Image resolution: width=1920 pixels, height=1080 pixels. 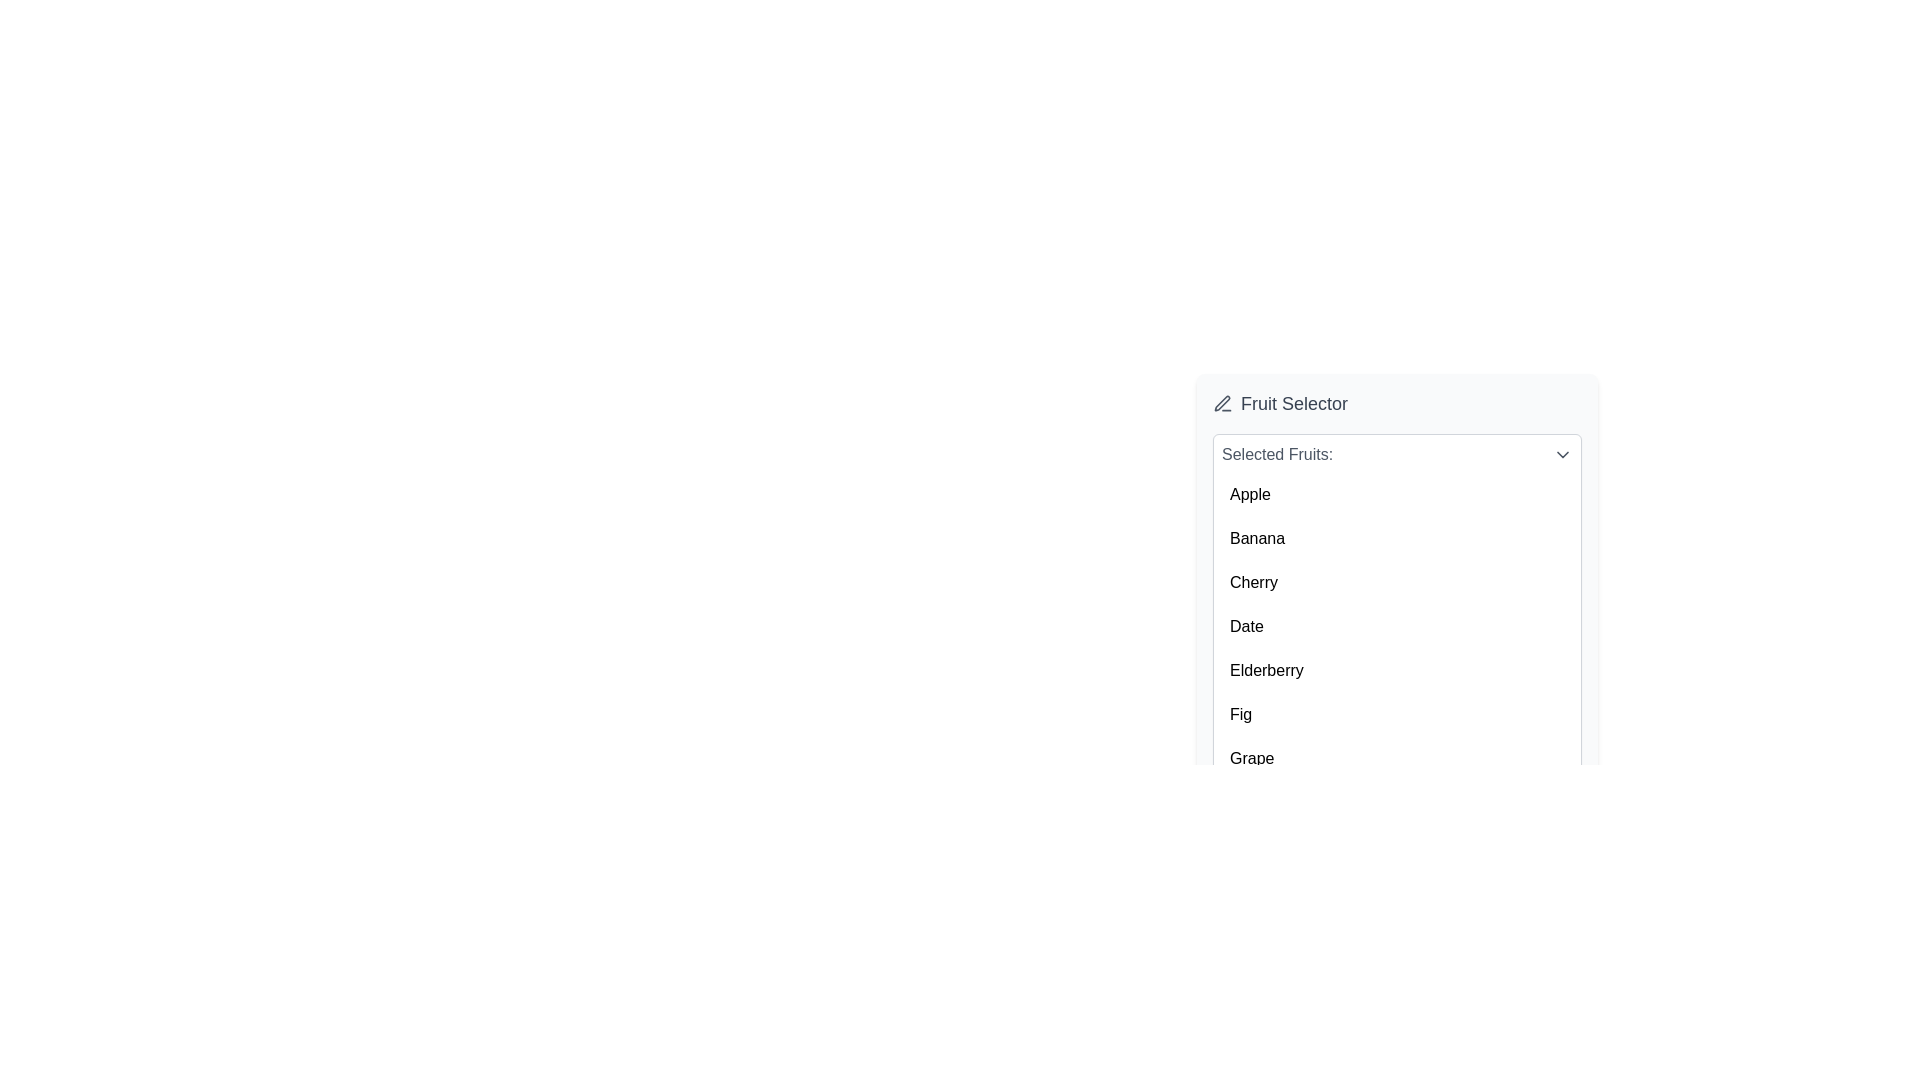 I want to click on to select the list item labeled 'Cherry', which is the third item in the 'Fruit Selector' list of fruits, so click(x=1396, y=582).